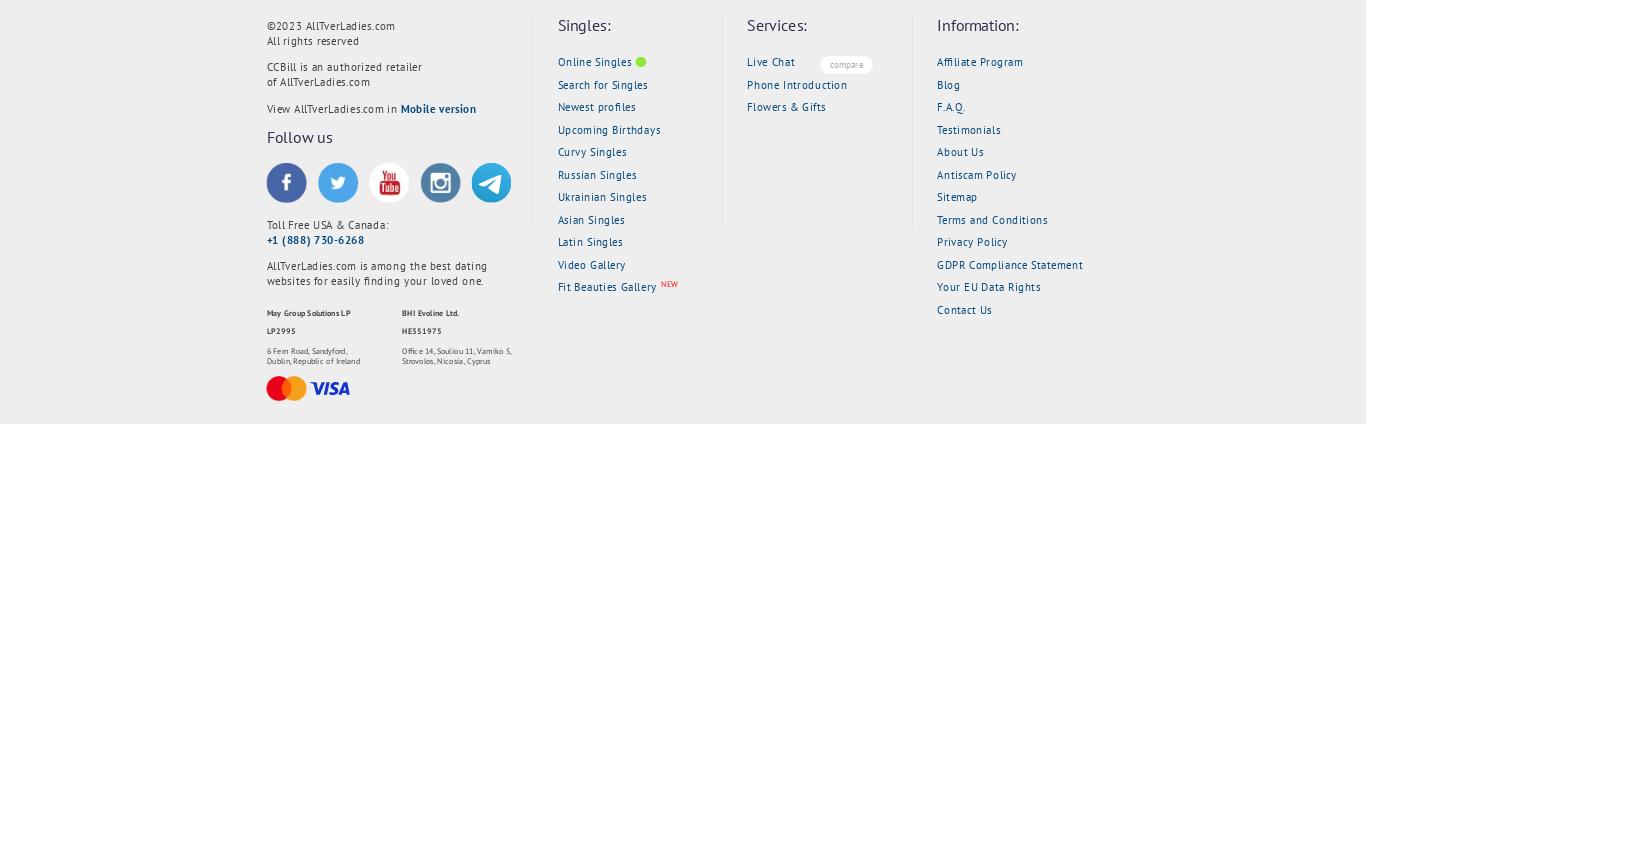  I want to click on 'Search for Singles', so click(602, 83).